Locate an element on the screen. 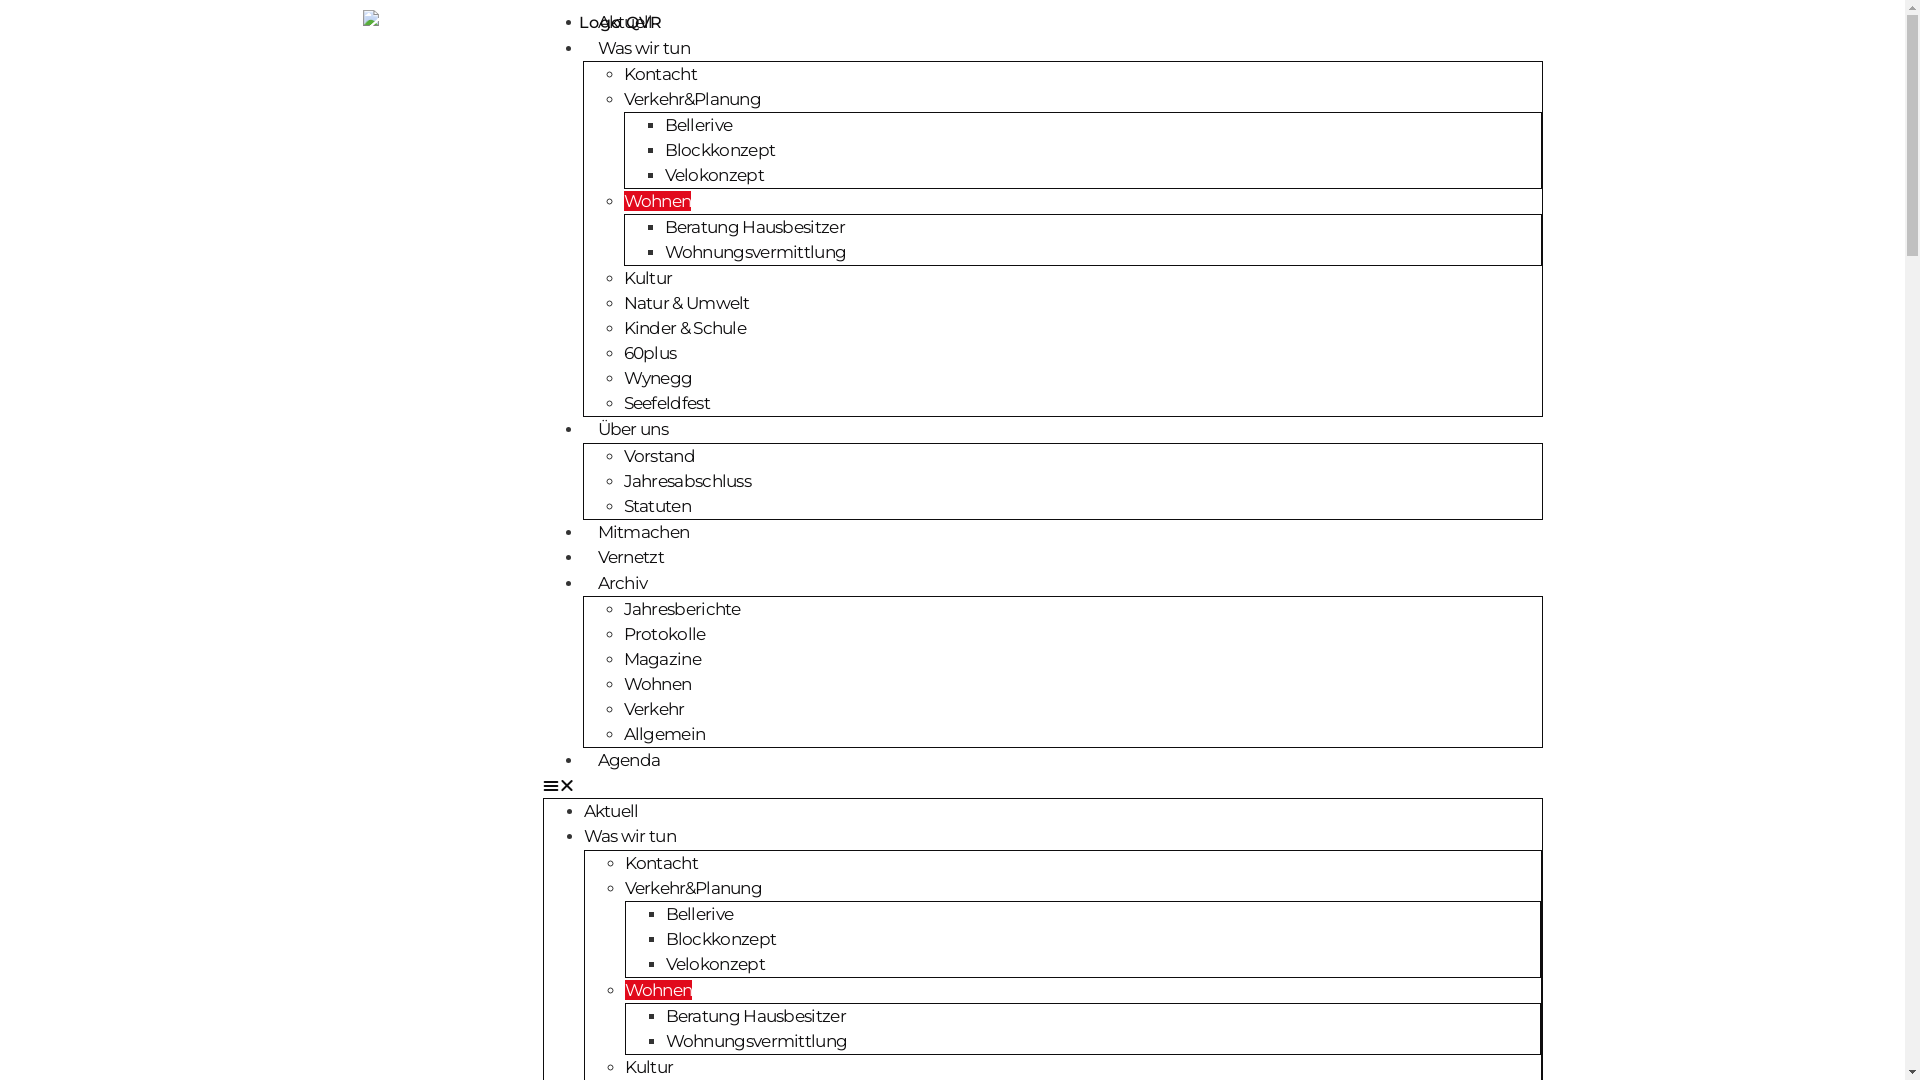 The image size is (1920, 1080). 'Agenda' is located at coordinates (580, 759).